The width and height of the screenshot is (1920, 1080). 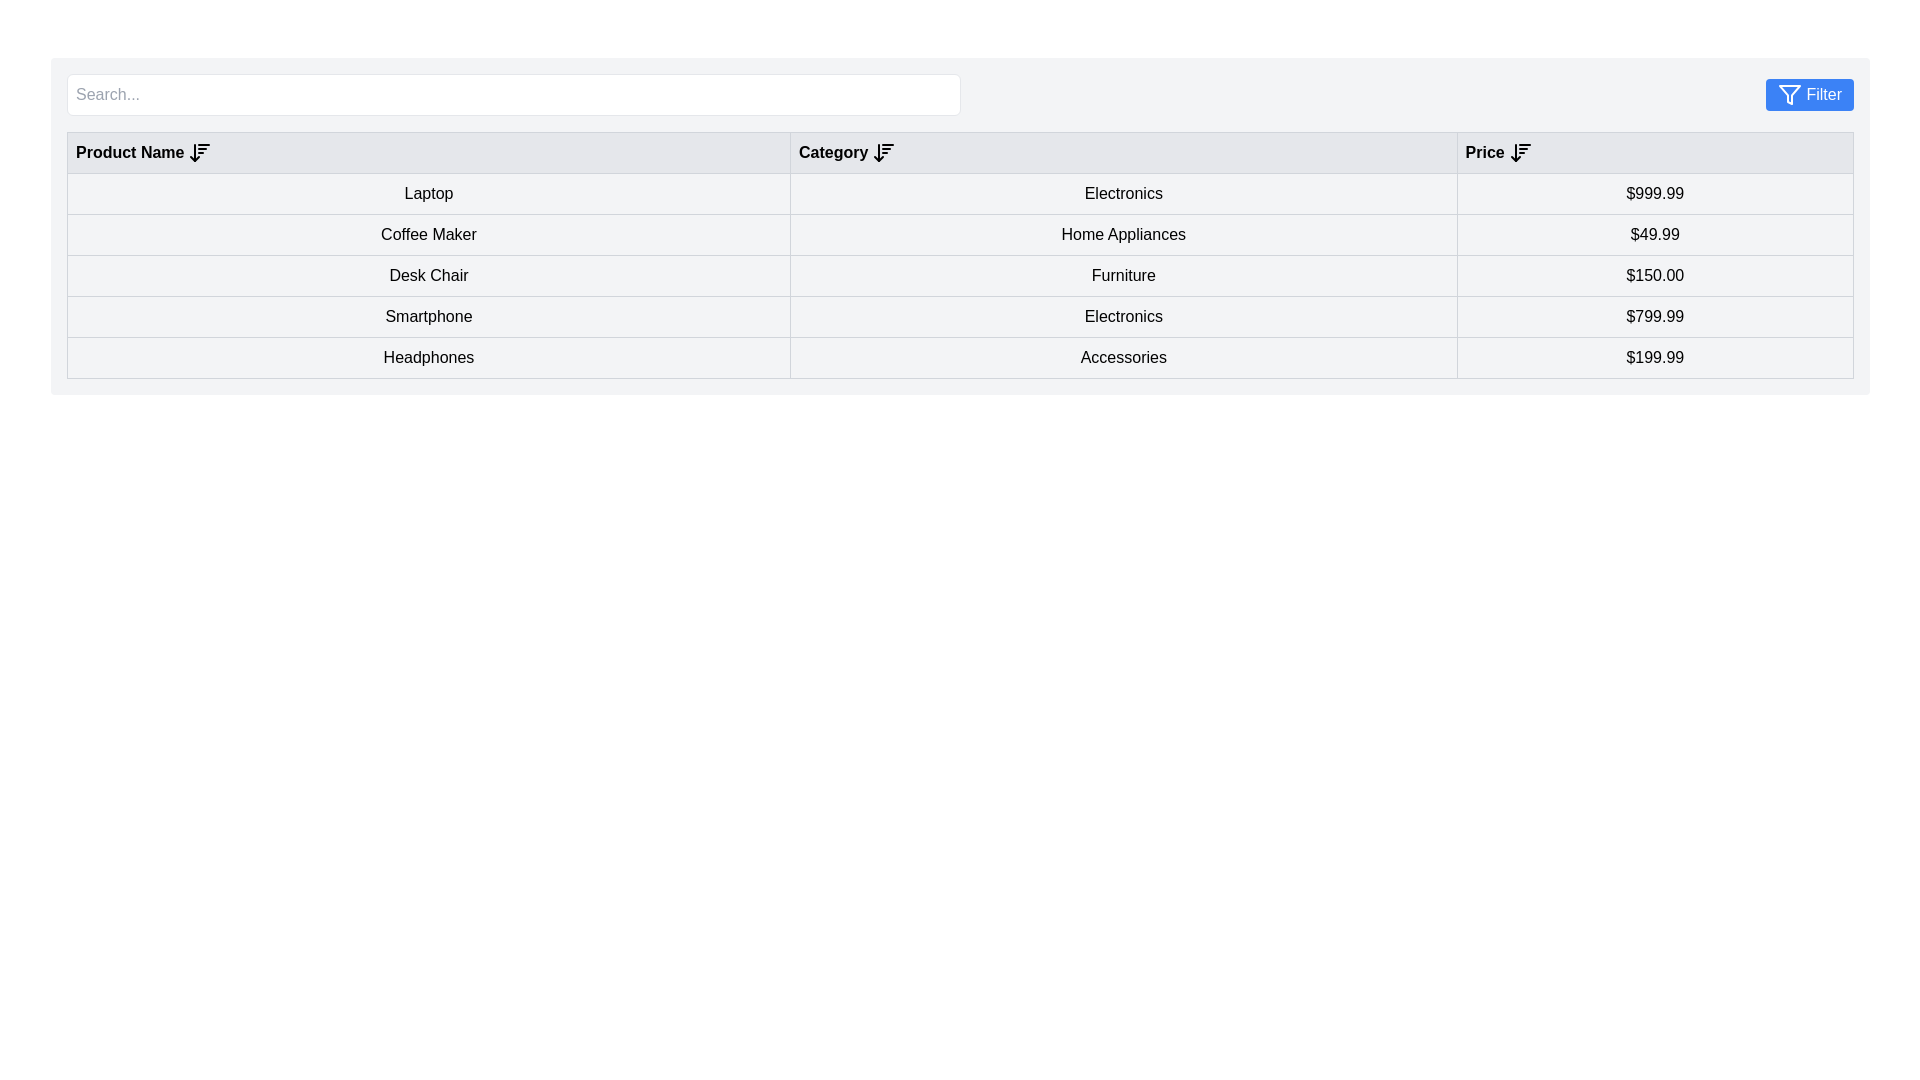 I want to click on text of the 'Home Appliances' label displayed in the second row, second column of the table, so click(x=1123, y=234).